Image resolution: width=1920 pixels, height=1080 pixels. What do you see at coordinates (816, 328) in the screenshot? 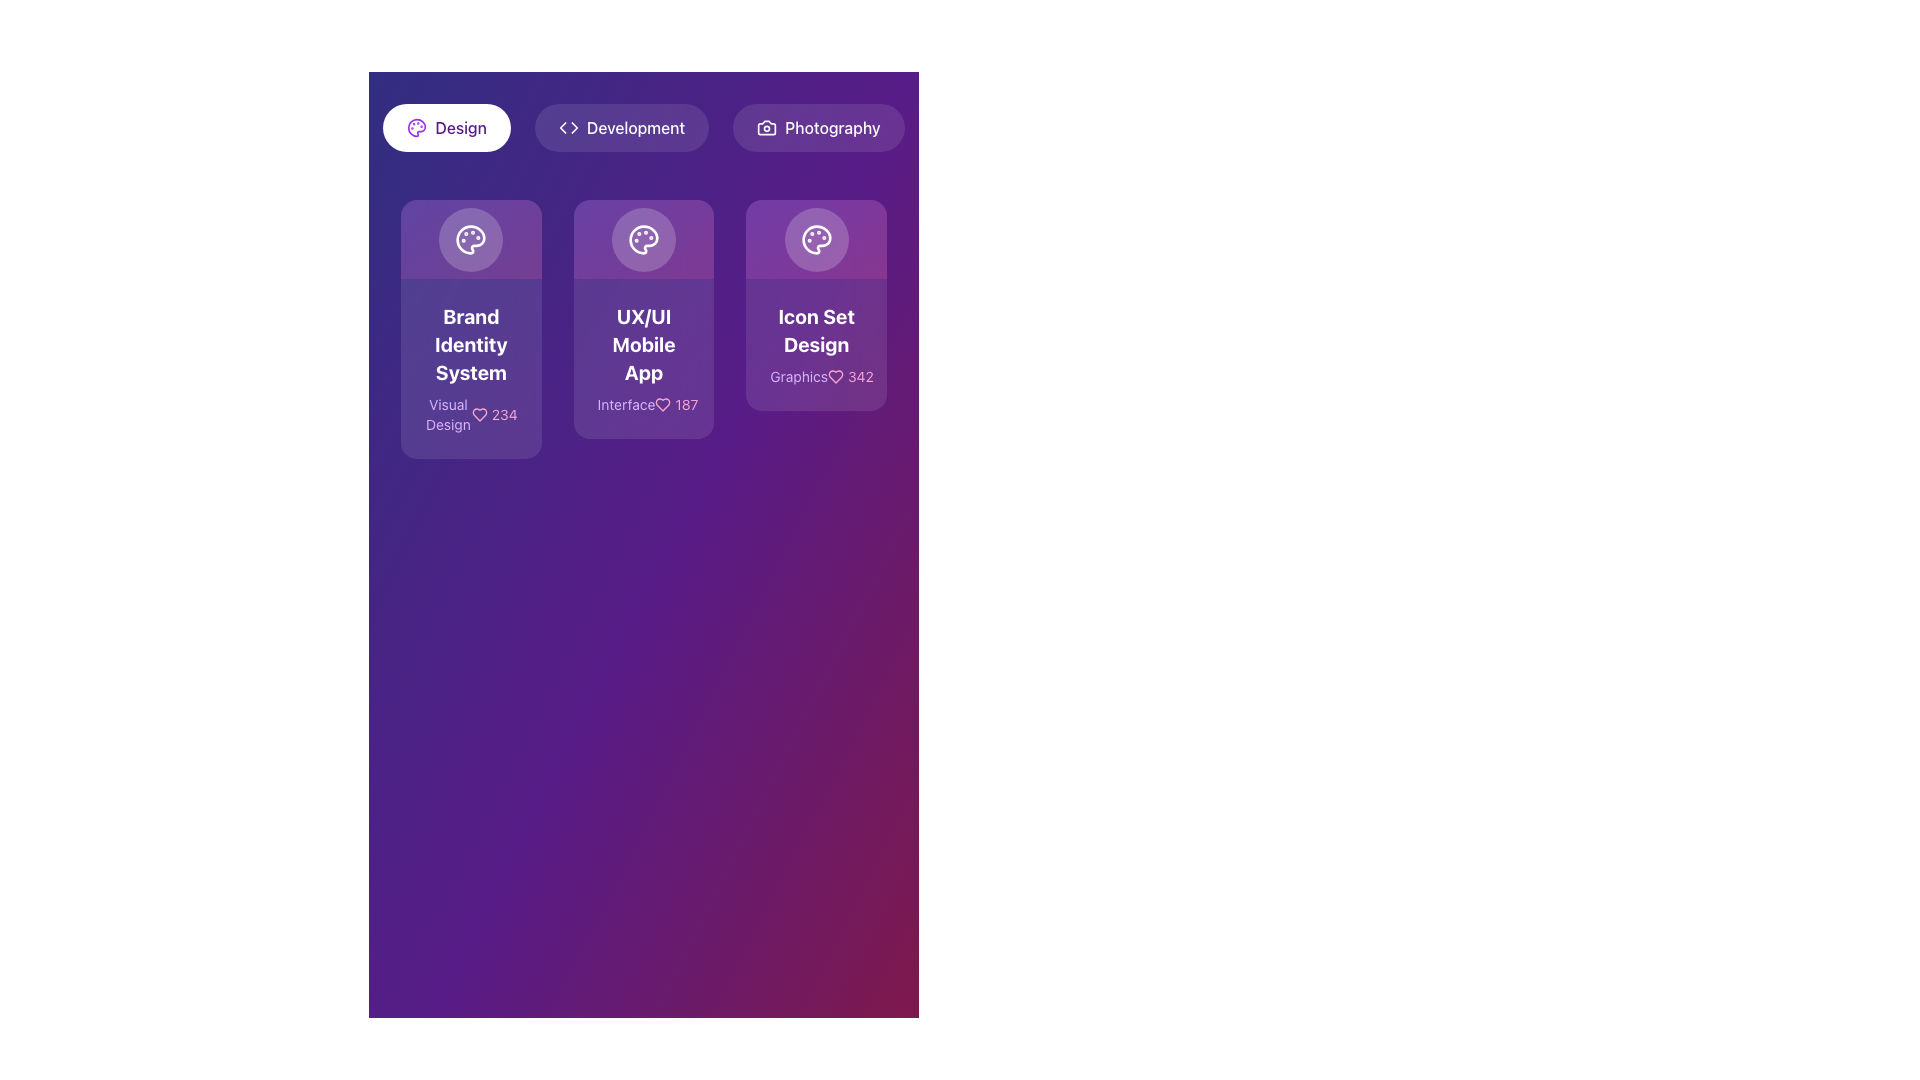
I see `the third card representing 'Icon Set Design' in the top-right position` at bounding box center [816, 328].